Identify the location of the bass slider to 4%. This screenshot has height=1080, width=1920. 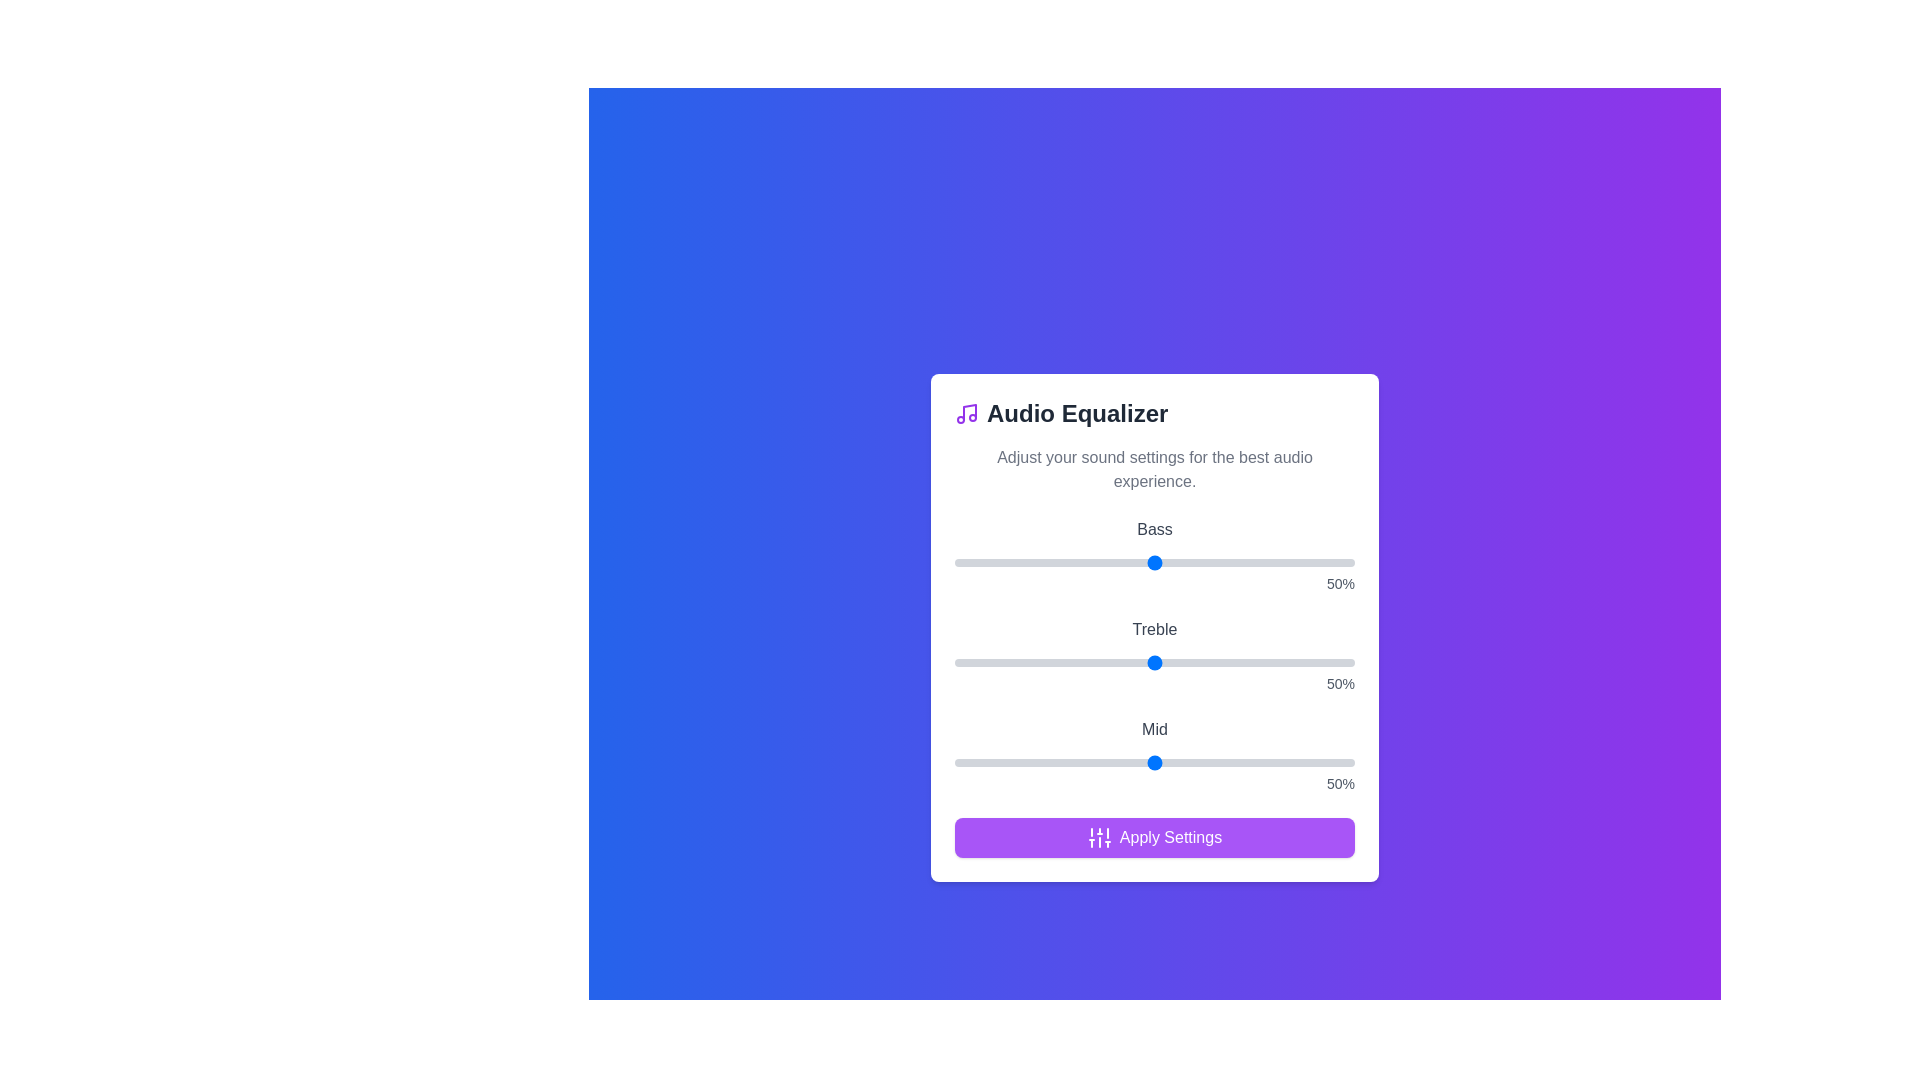
(970, 563).